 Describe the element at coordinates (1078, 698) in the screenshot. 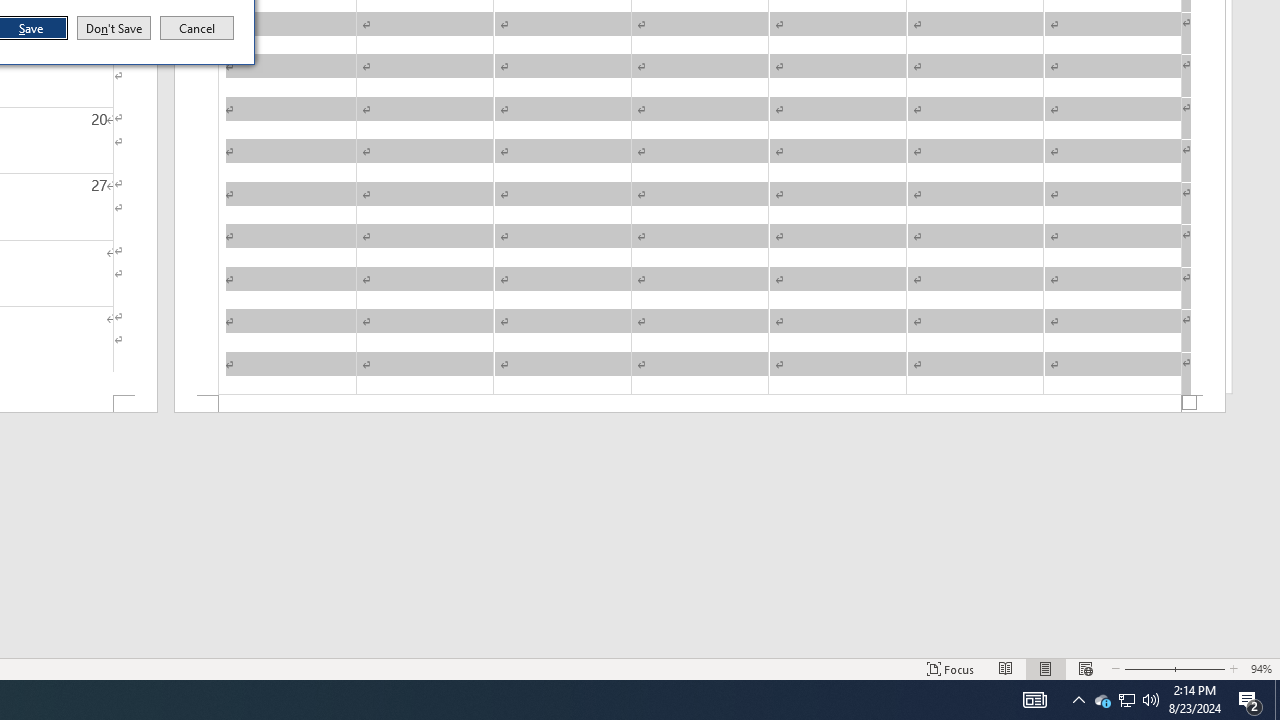

I see `'Notification Chevron'` at that location.